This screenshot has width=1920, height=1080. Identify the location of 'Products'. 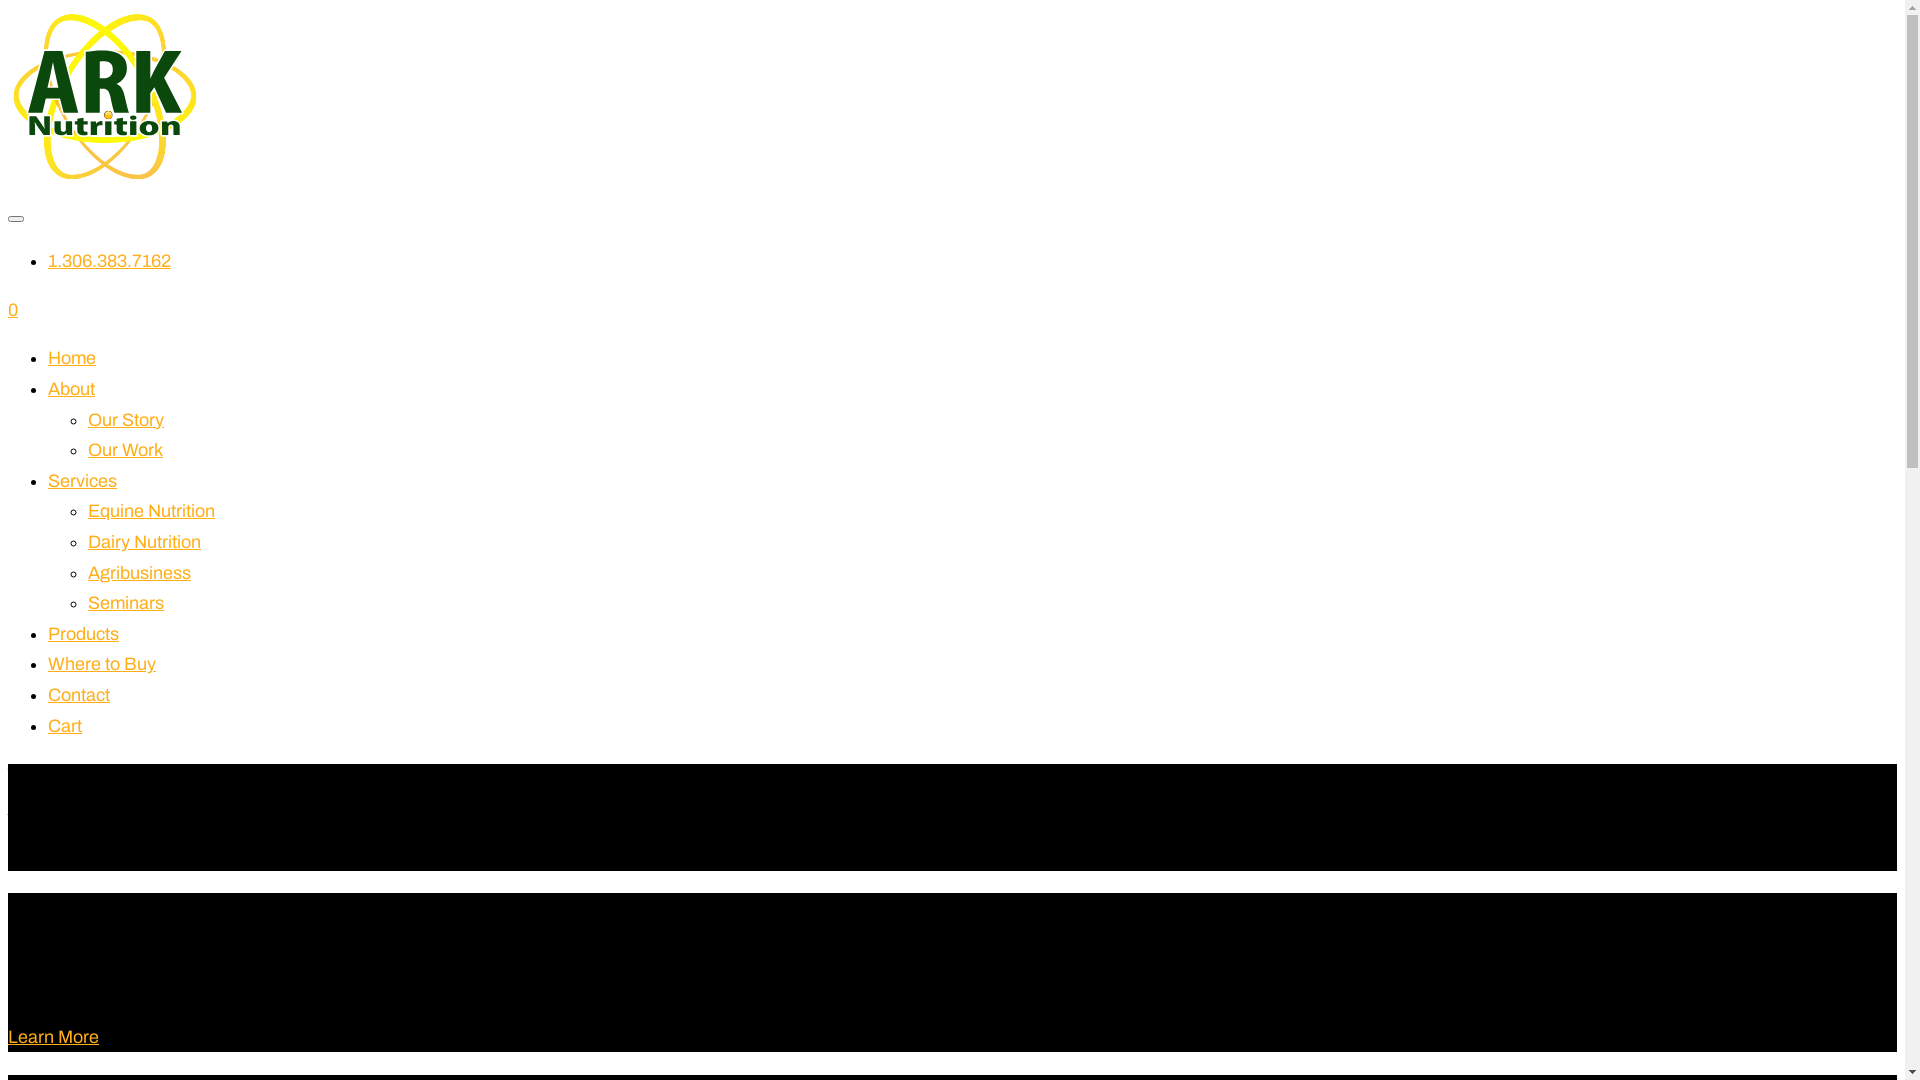
(82, 633).